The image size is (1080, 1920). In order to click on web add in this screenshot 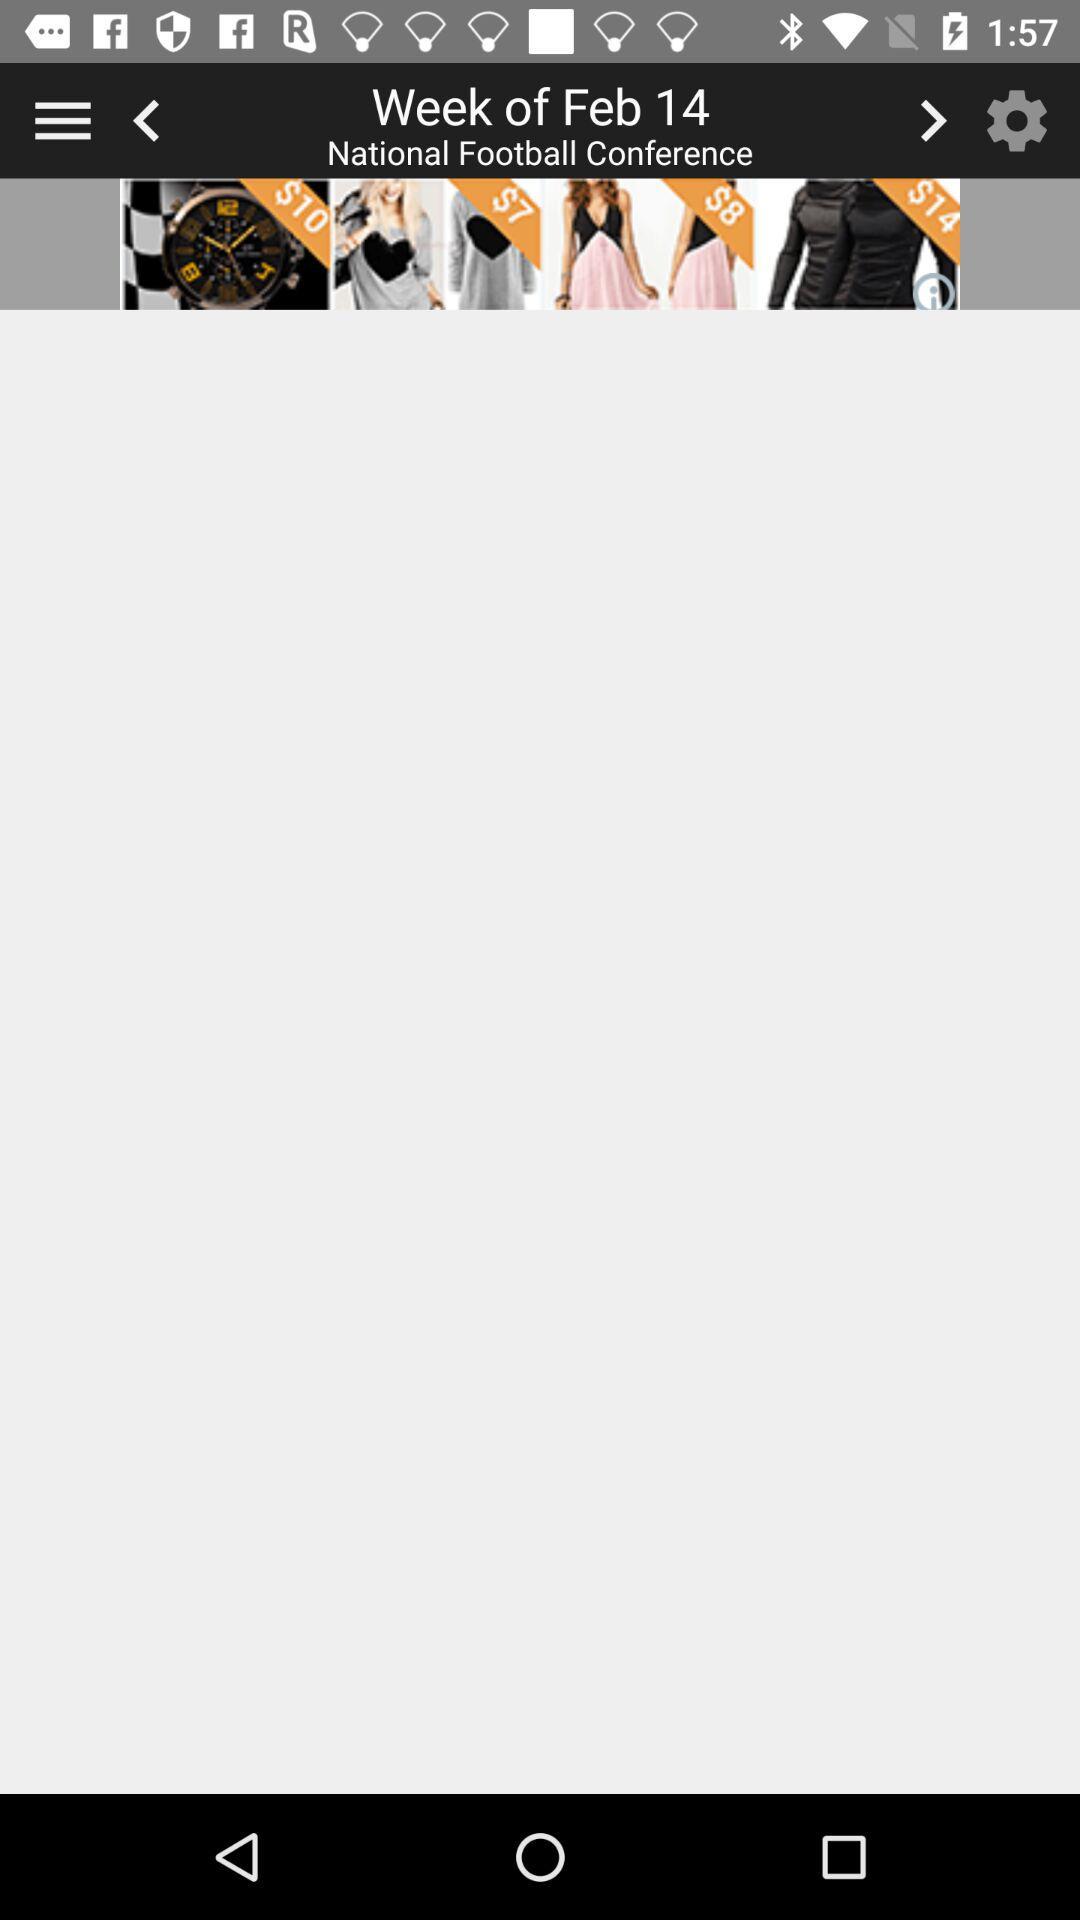, I will do `click(540, 243)`.